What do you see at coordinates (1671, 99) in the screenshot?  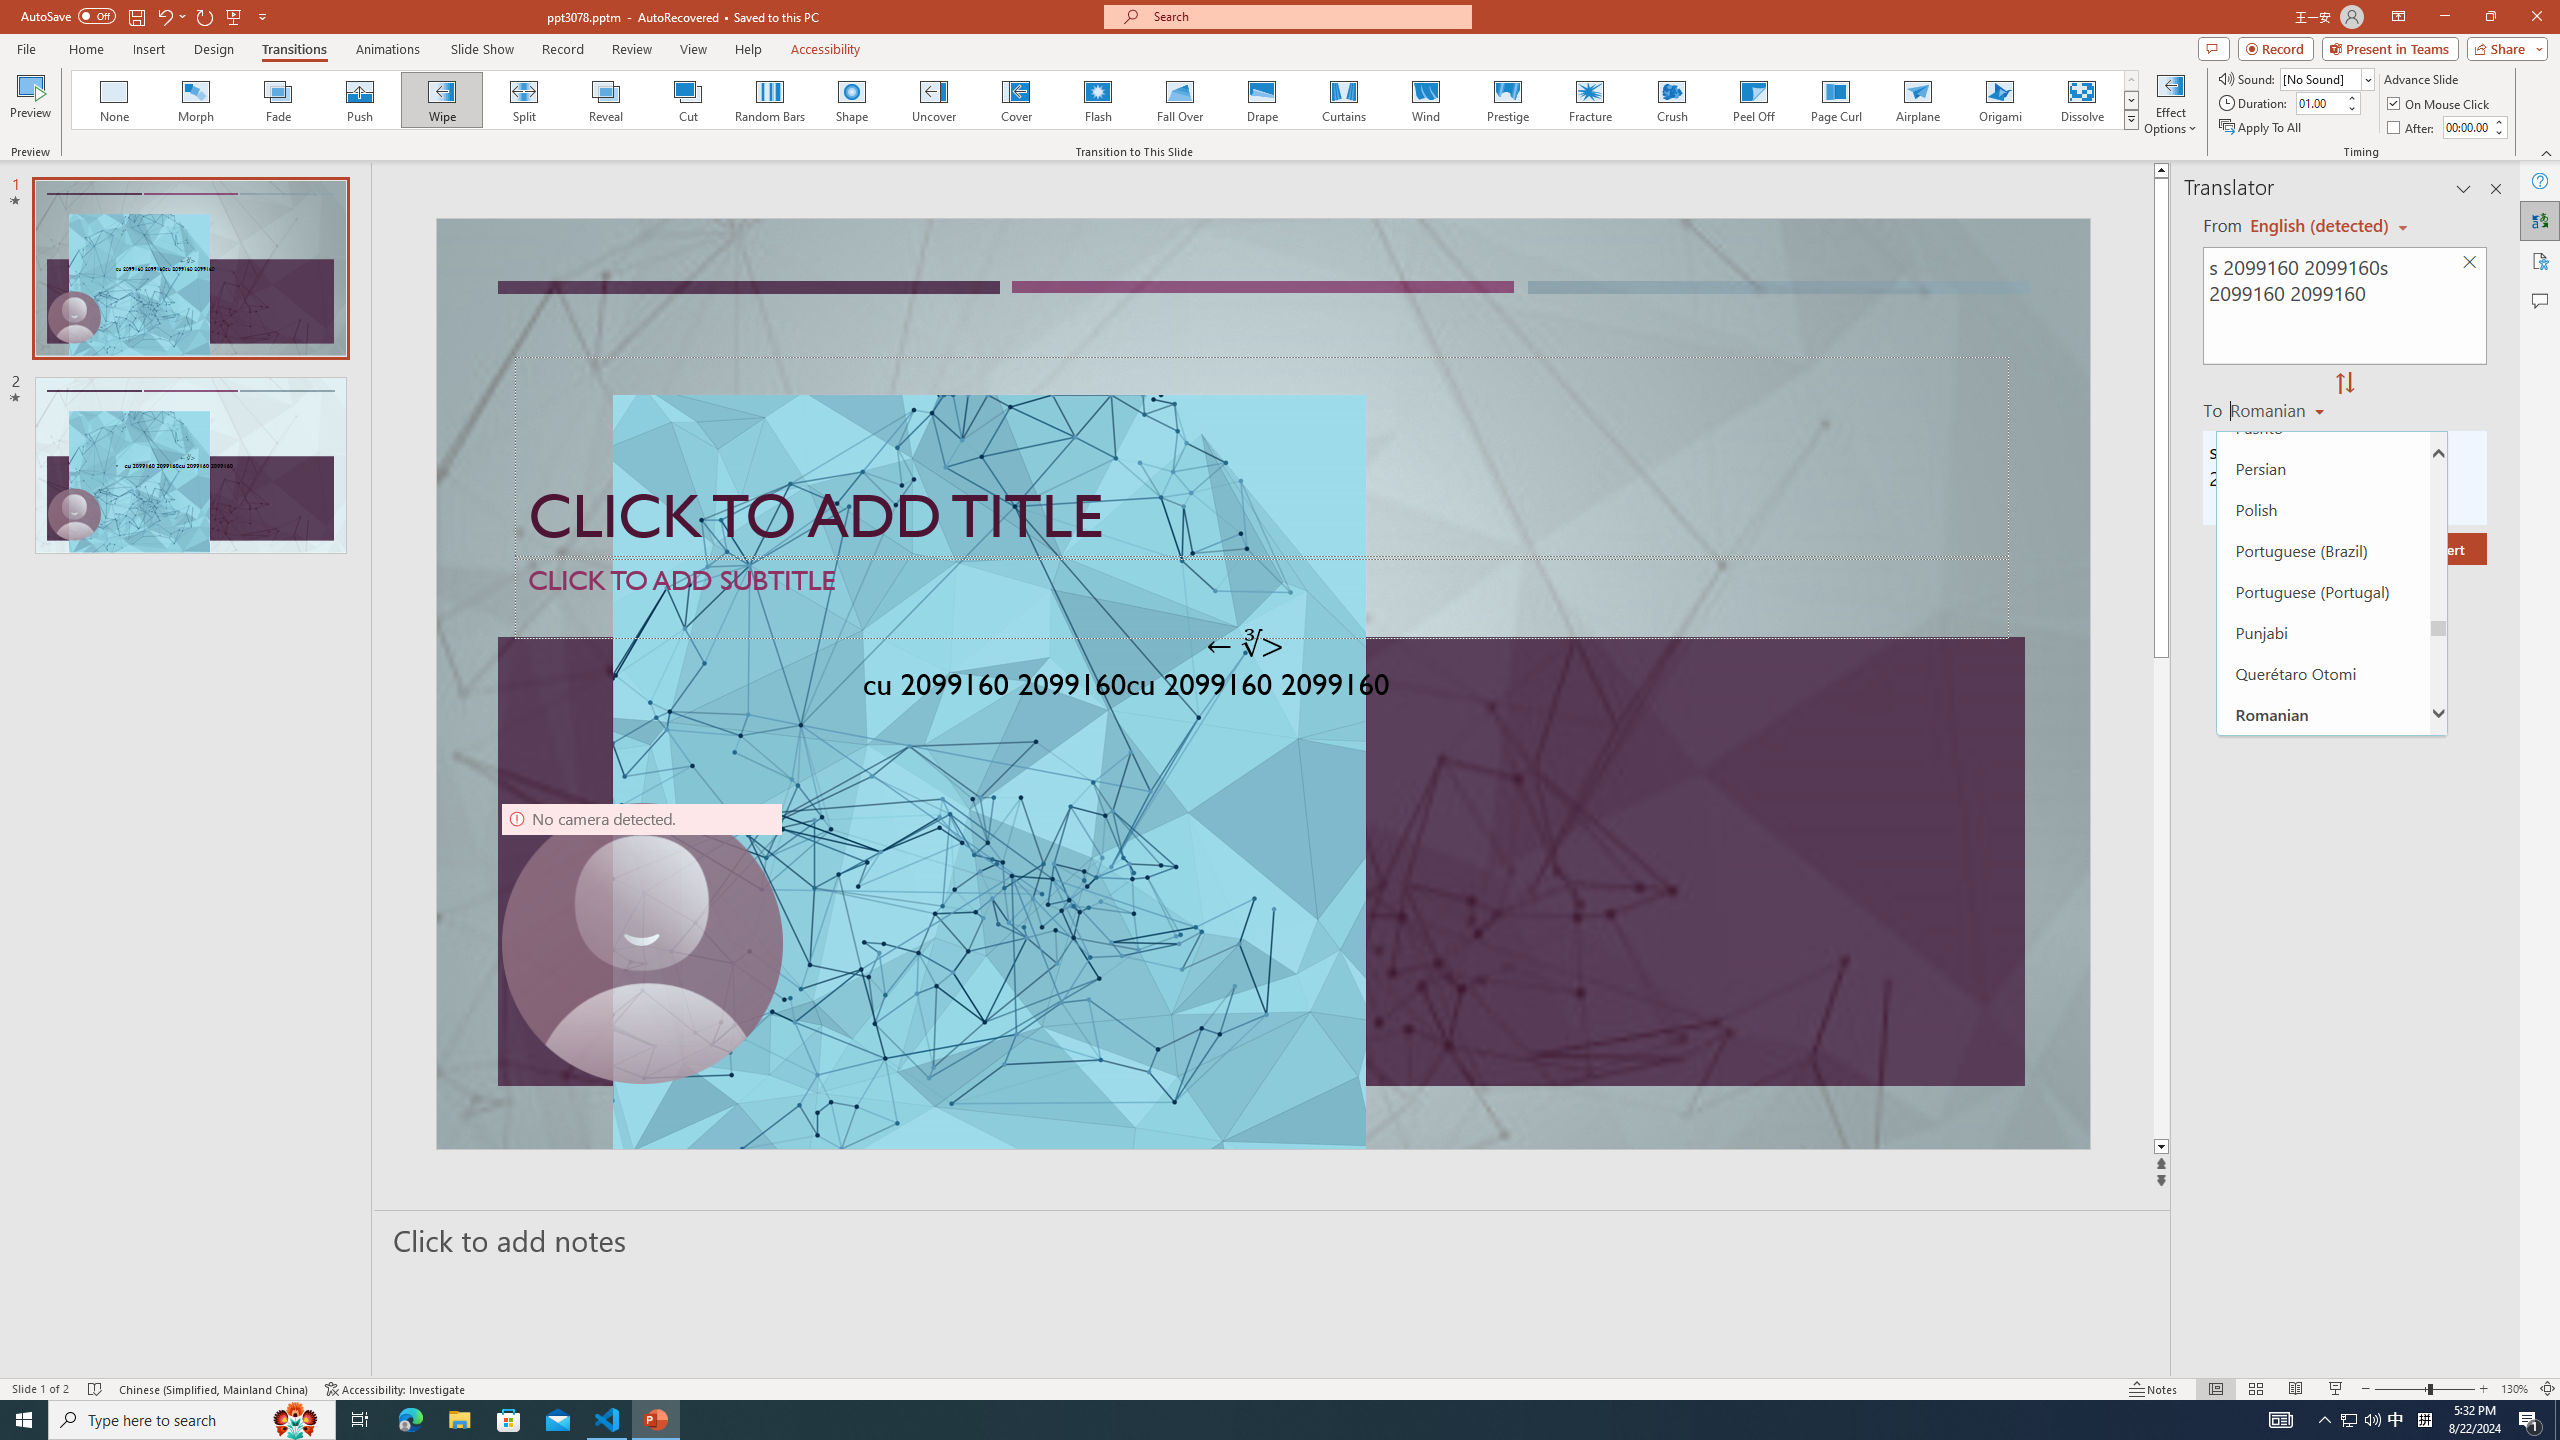 I see `'Crush'` at bounding box center [1671, 99].